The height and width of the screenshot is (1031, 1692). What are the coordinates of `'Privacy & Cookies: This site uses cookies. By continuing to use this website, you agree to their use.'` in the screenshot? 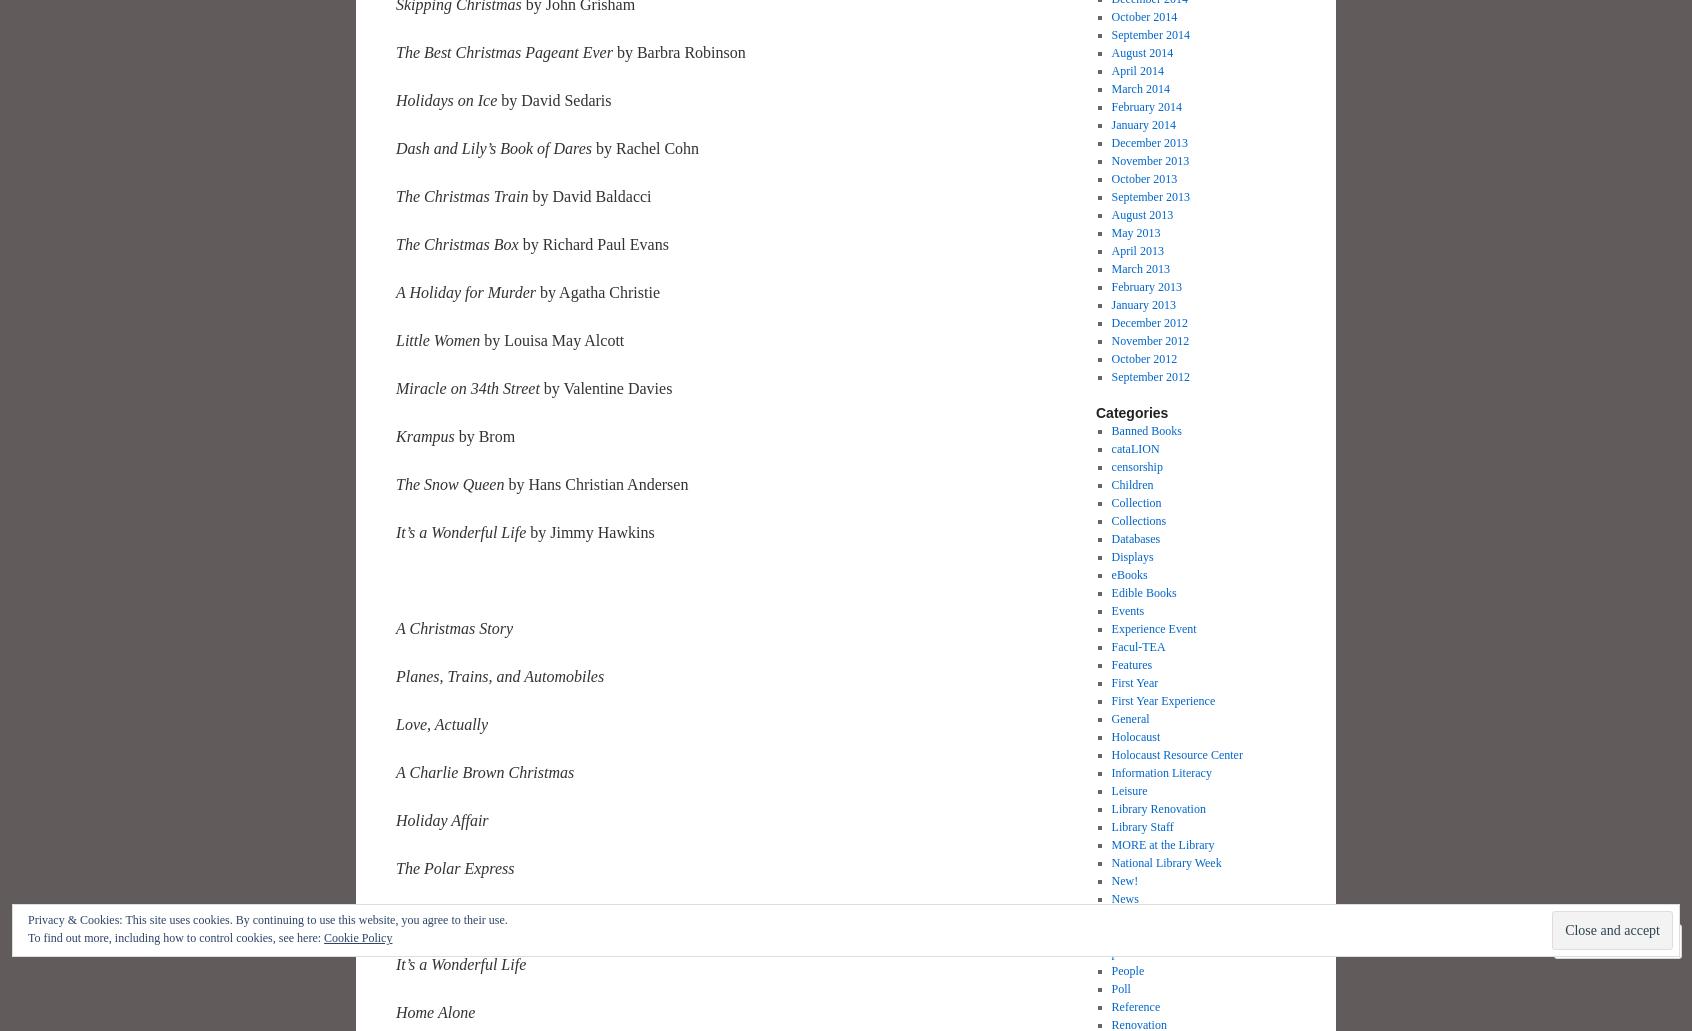 It's located at (267, 919).